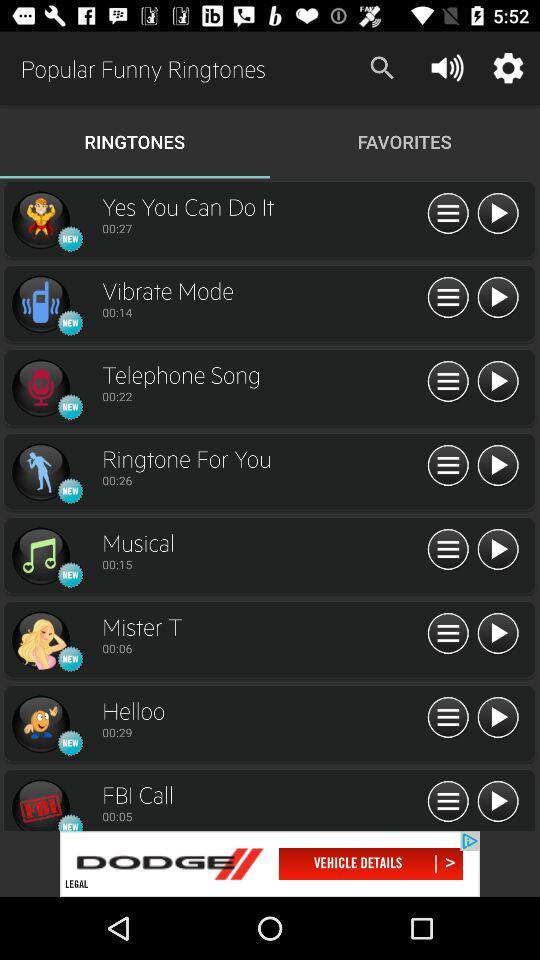 This screenshot has height=960, width=540. Describe the element at coordinates (496, 550) in the screenshot. I see `menu` at that location.